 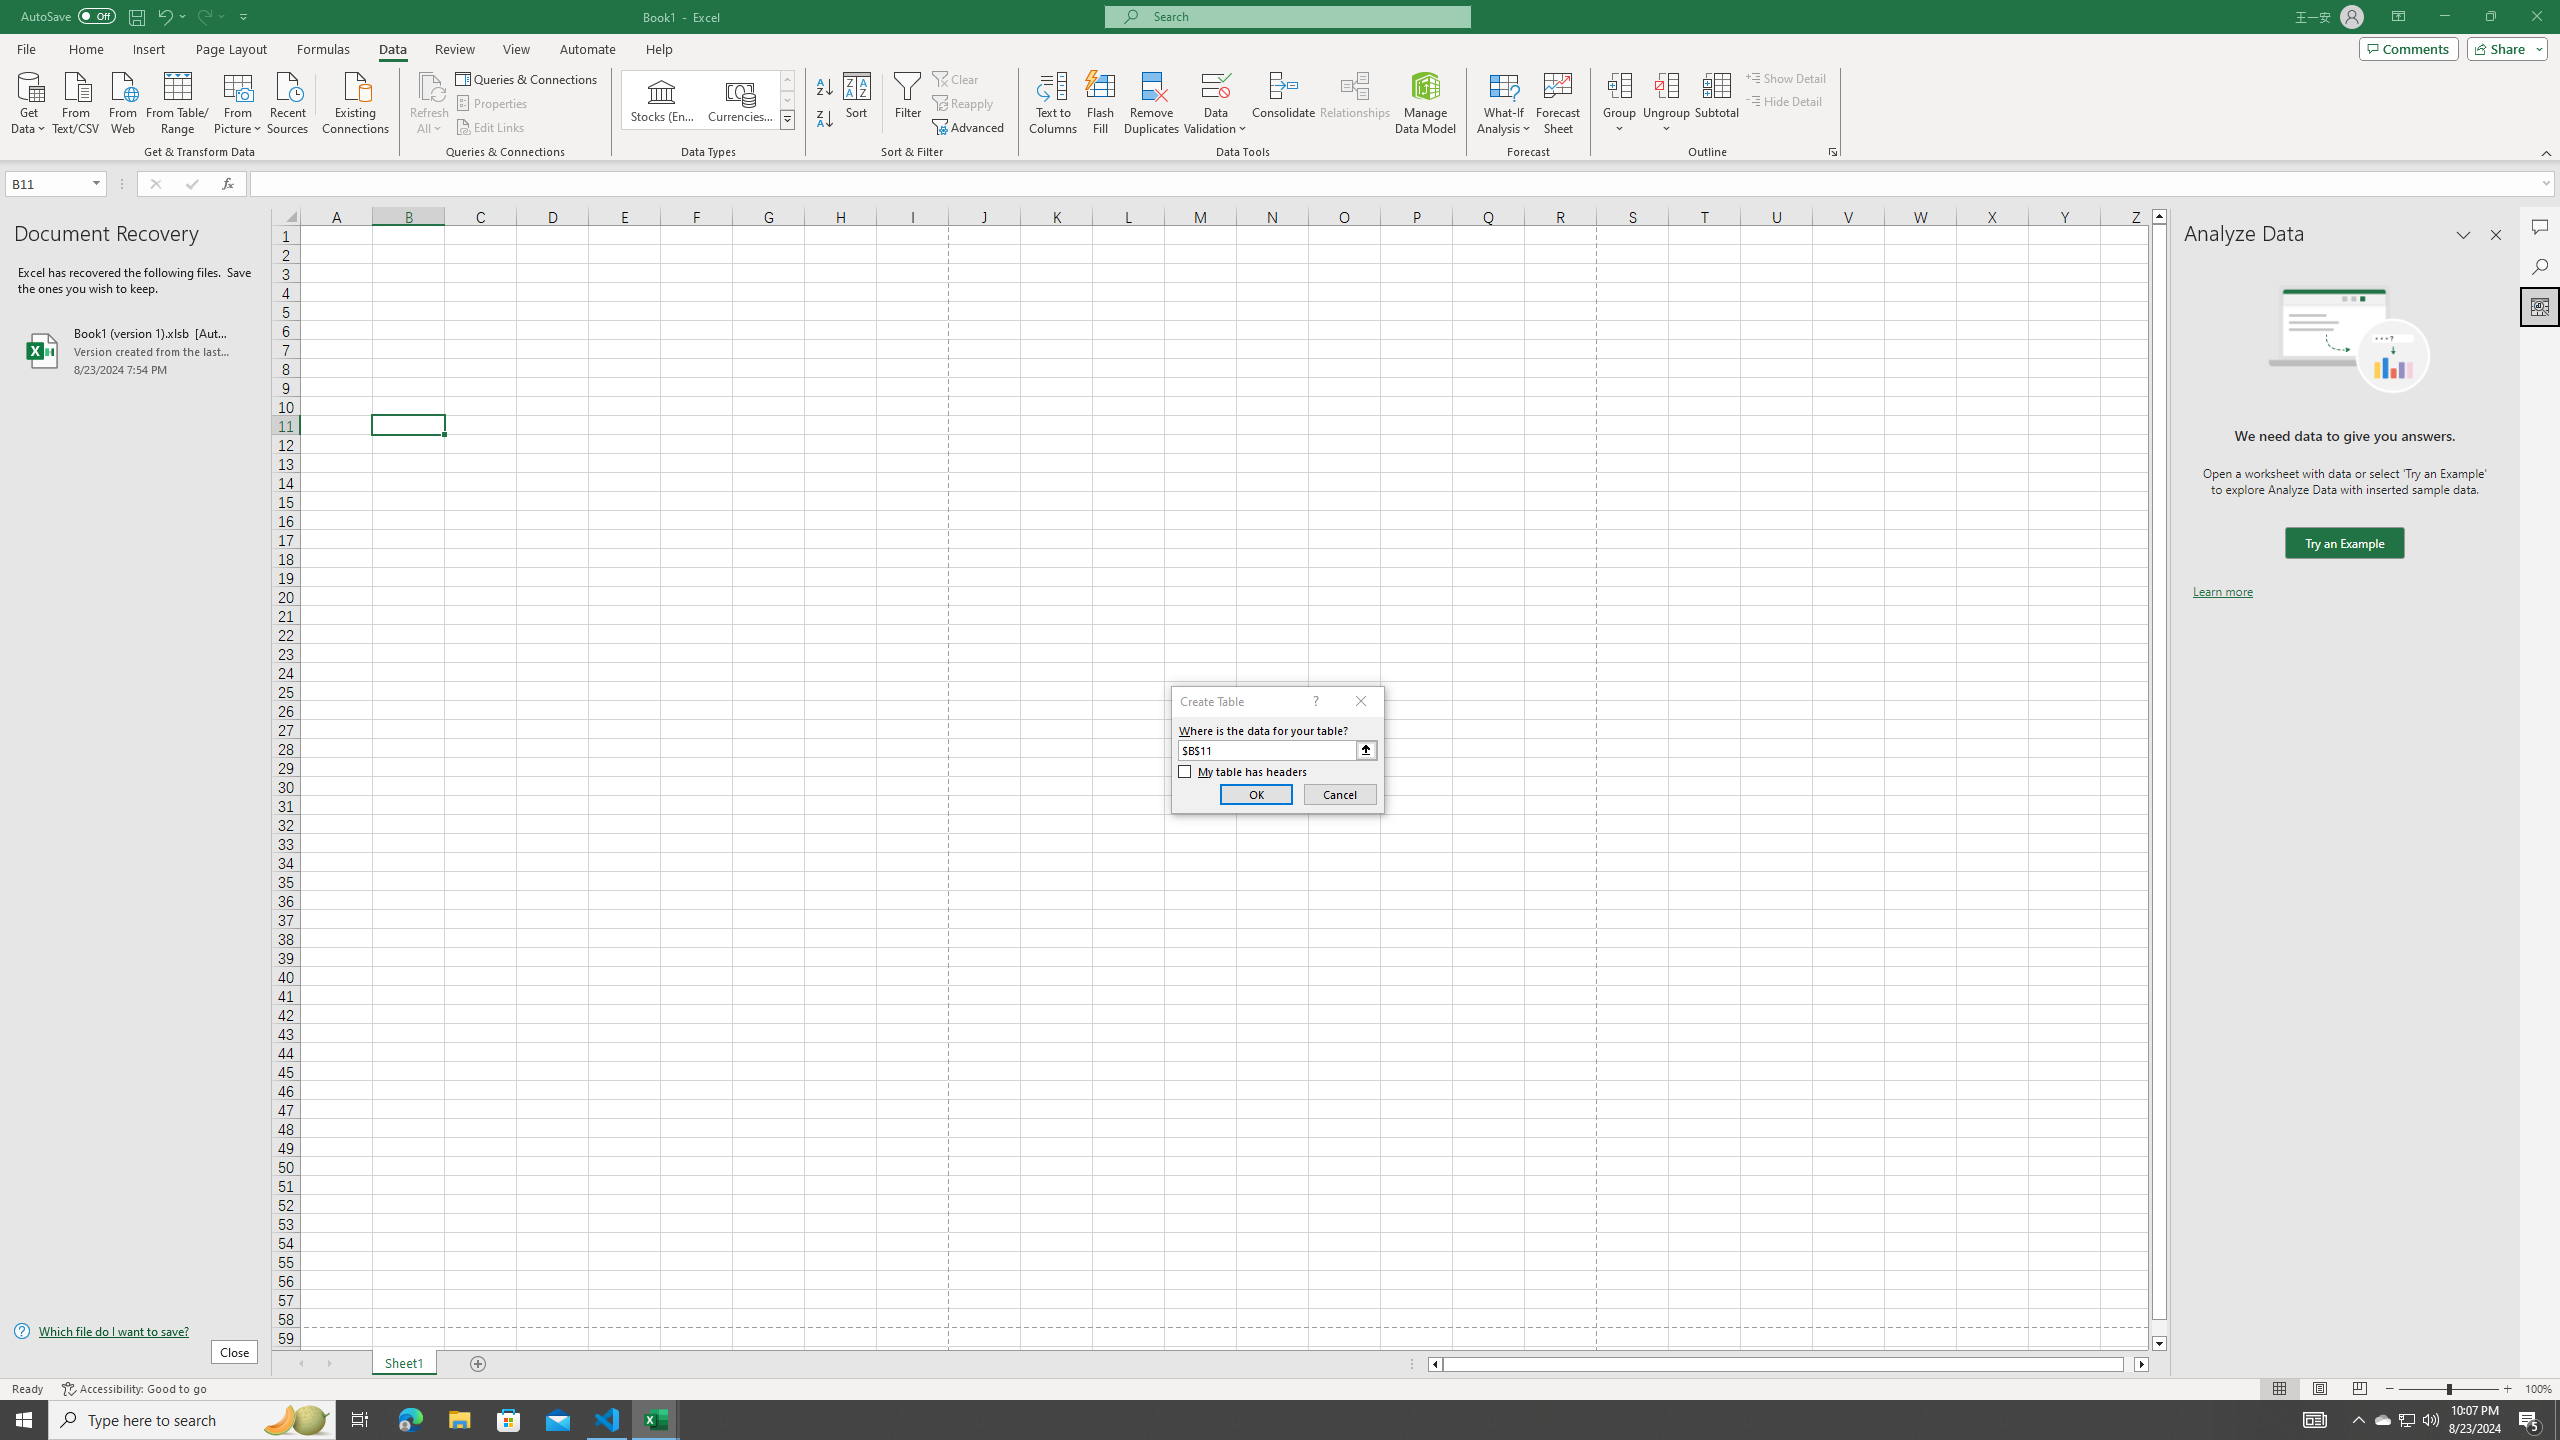 What do you see at coordinates (1283, 103) in the screenshot?
I see `'Consolidate...'` at bounding box center [1283, 103].